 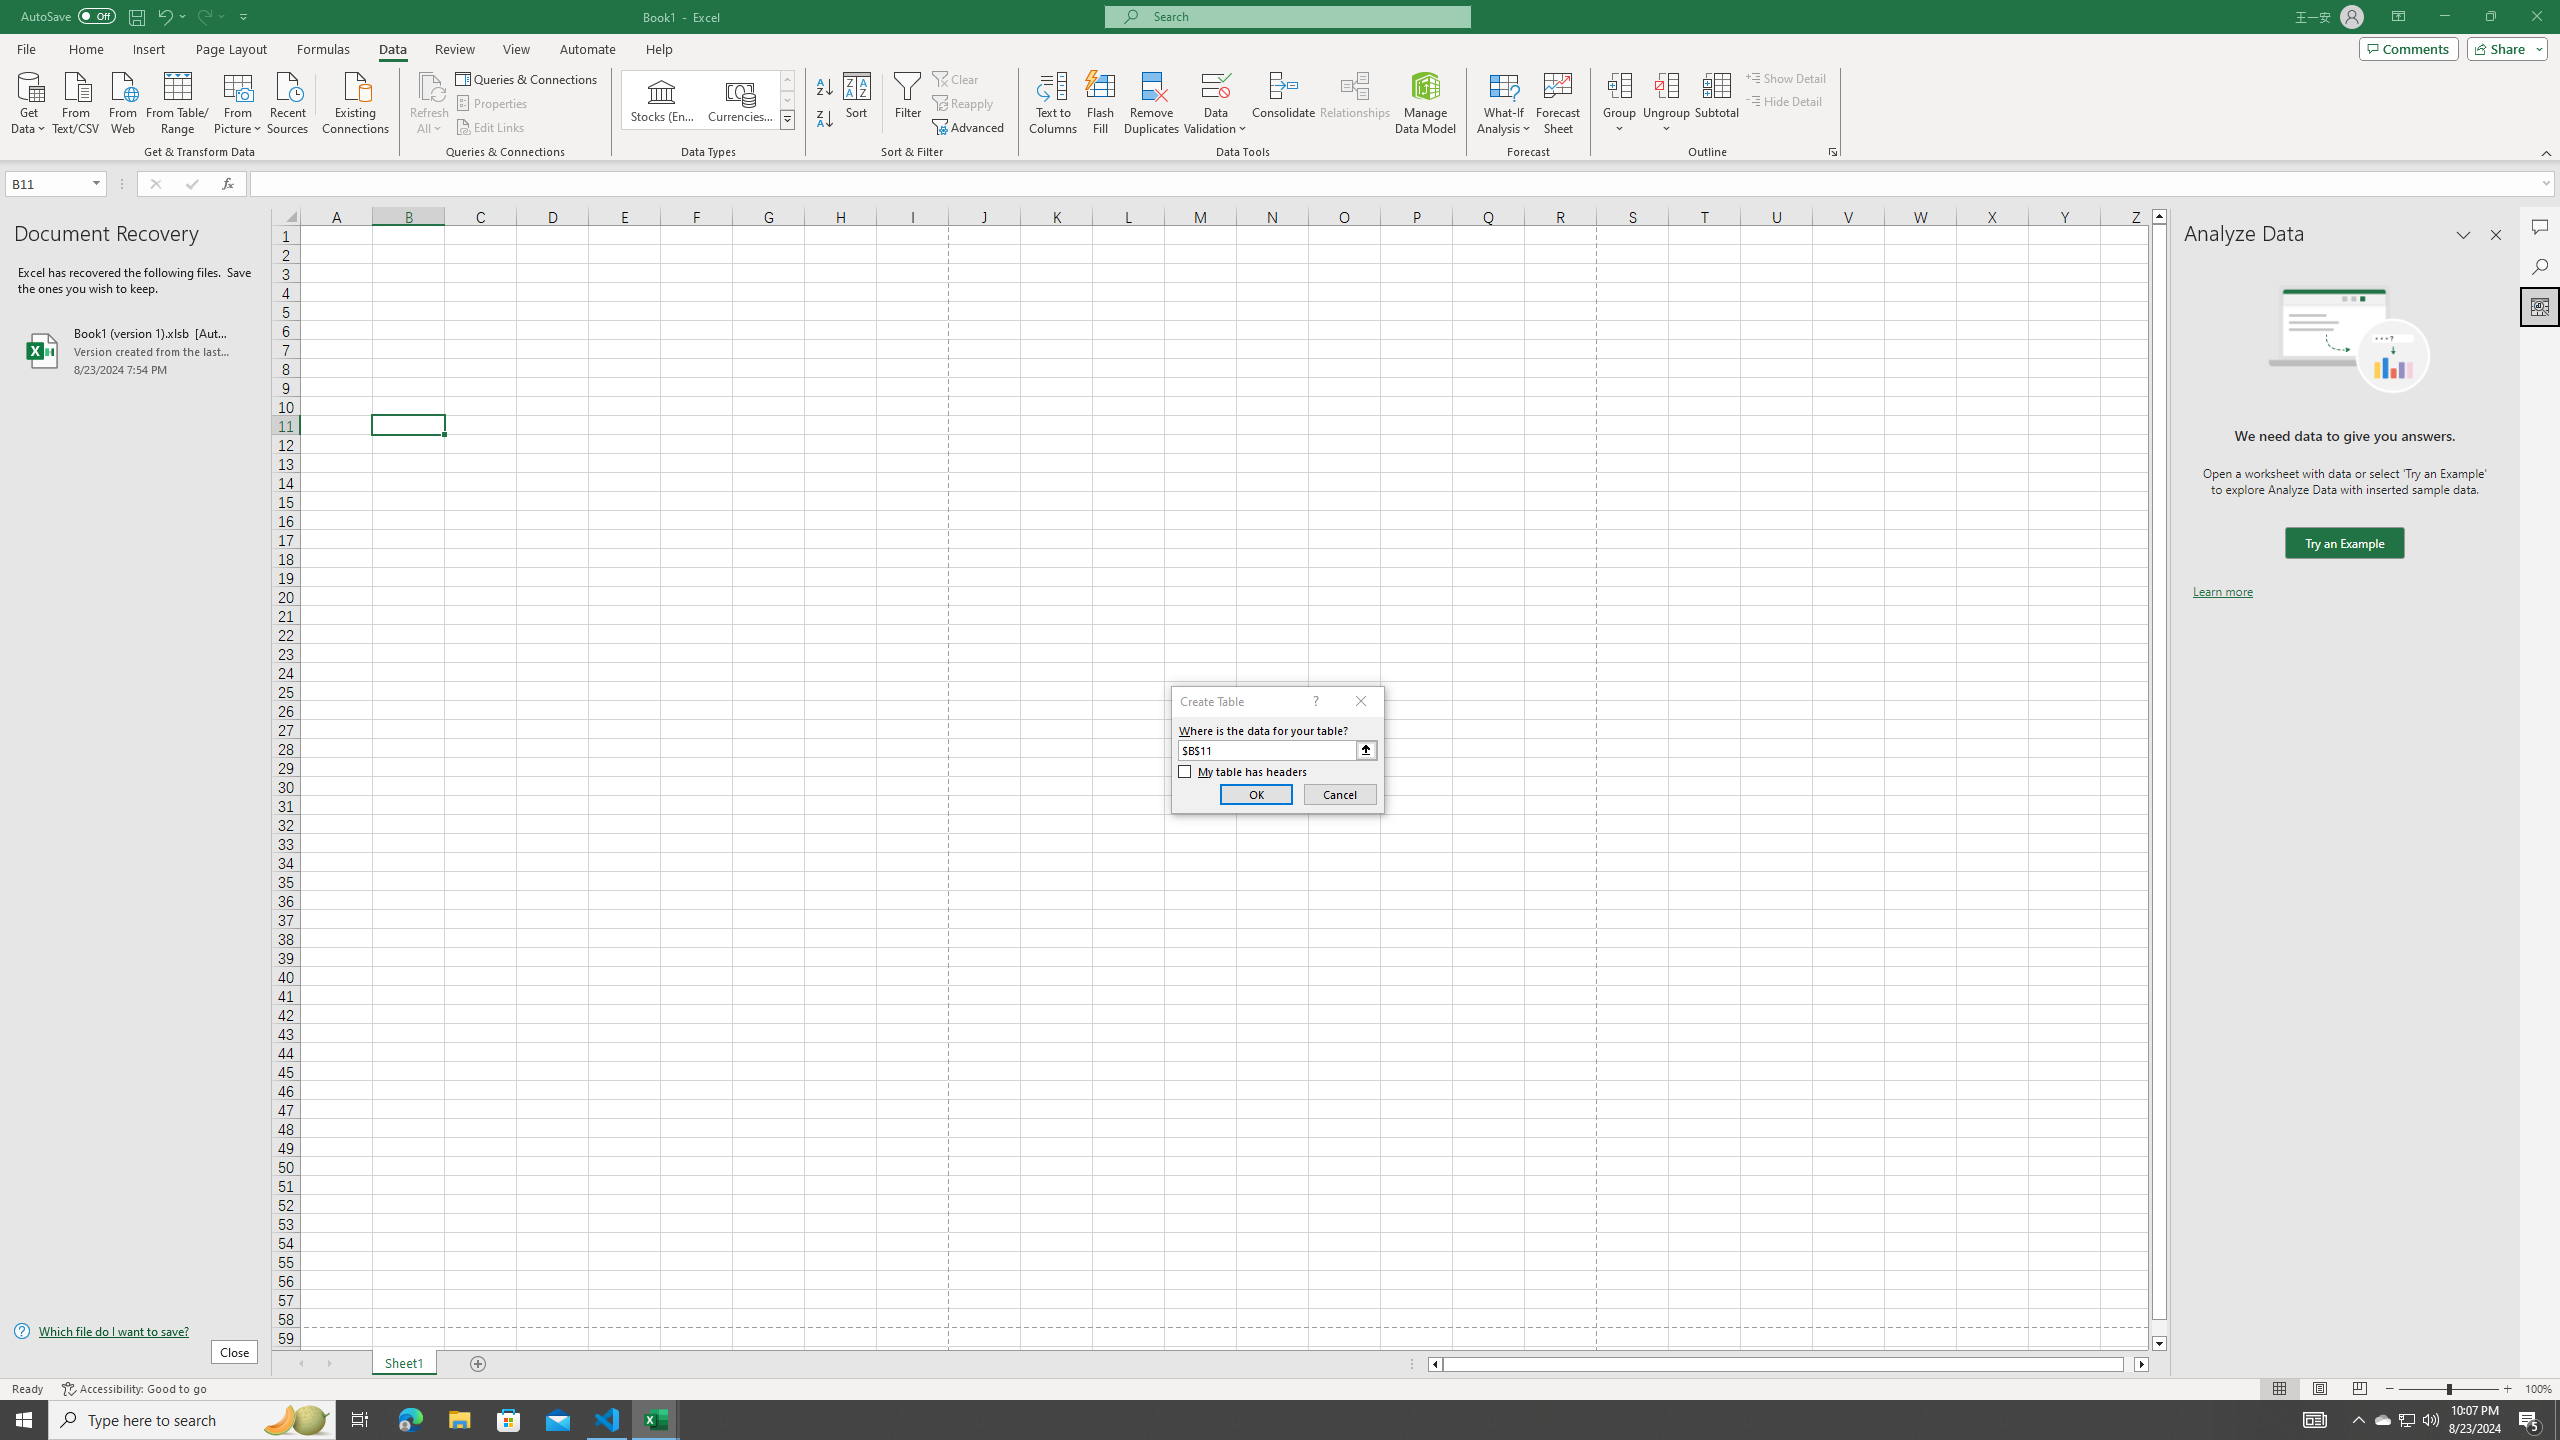 What do you see at coordinates (1283, 103) in the screenshot?
I see `'Consolidate...'` at bounding box center [1283, 103].